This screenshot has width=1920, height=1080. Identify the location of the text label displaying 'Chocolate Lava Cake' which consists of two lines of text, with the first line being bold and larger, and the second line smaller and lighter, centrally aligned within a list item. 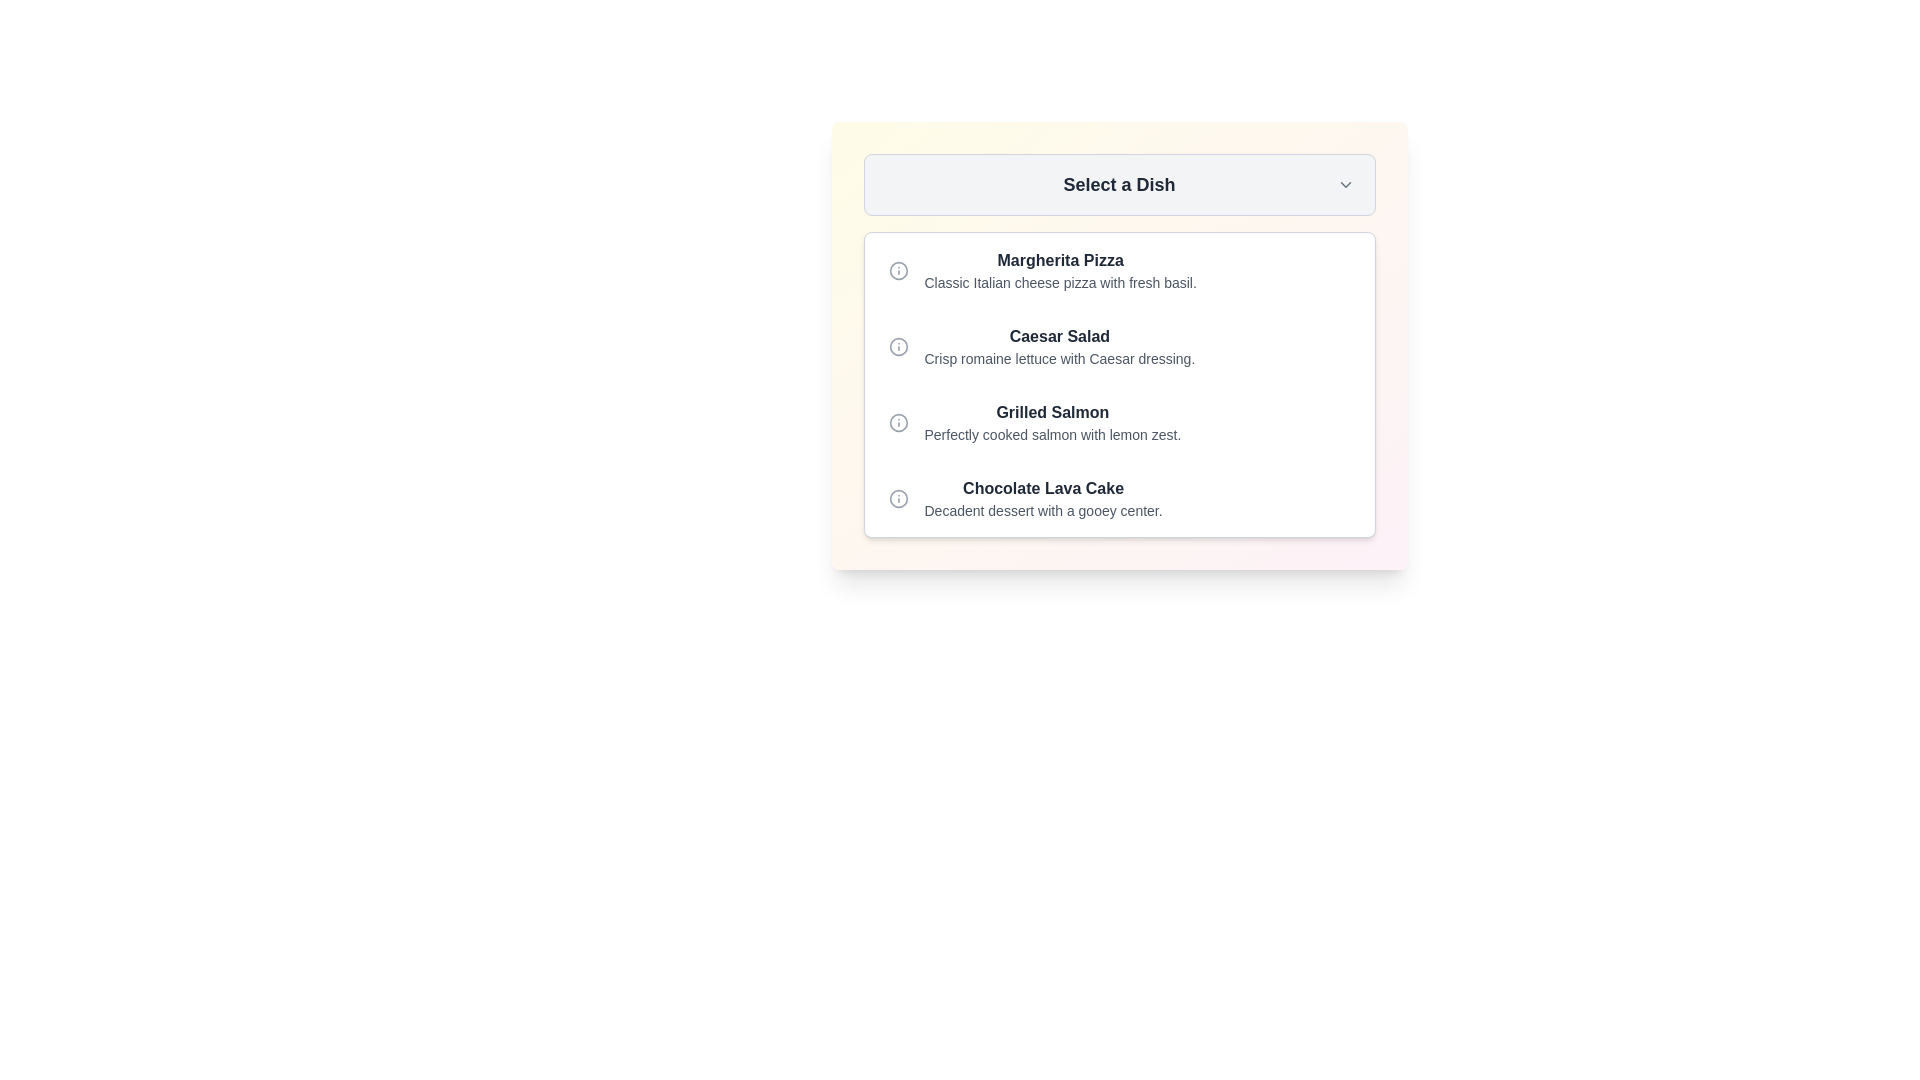
(1042, 497).